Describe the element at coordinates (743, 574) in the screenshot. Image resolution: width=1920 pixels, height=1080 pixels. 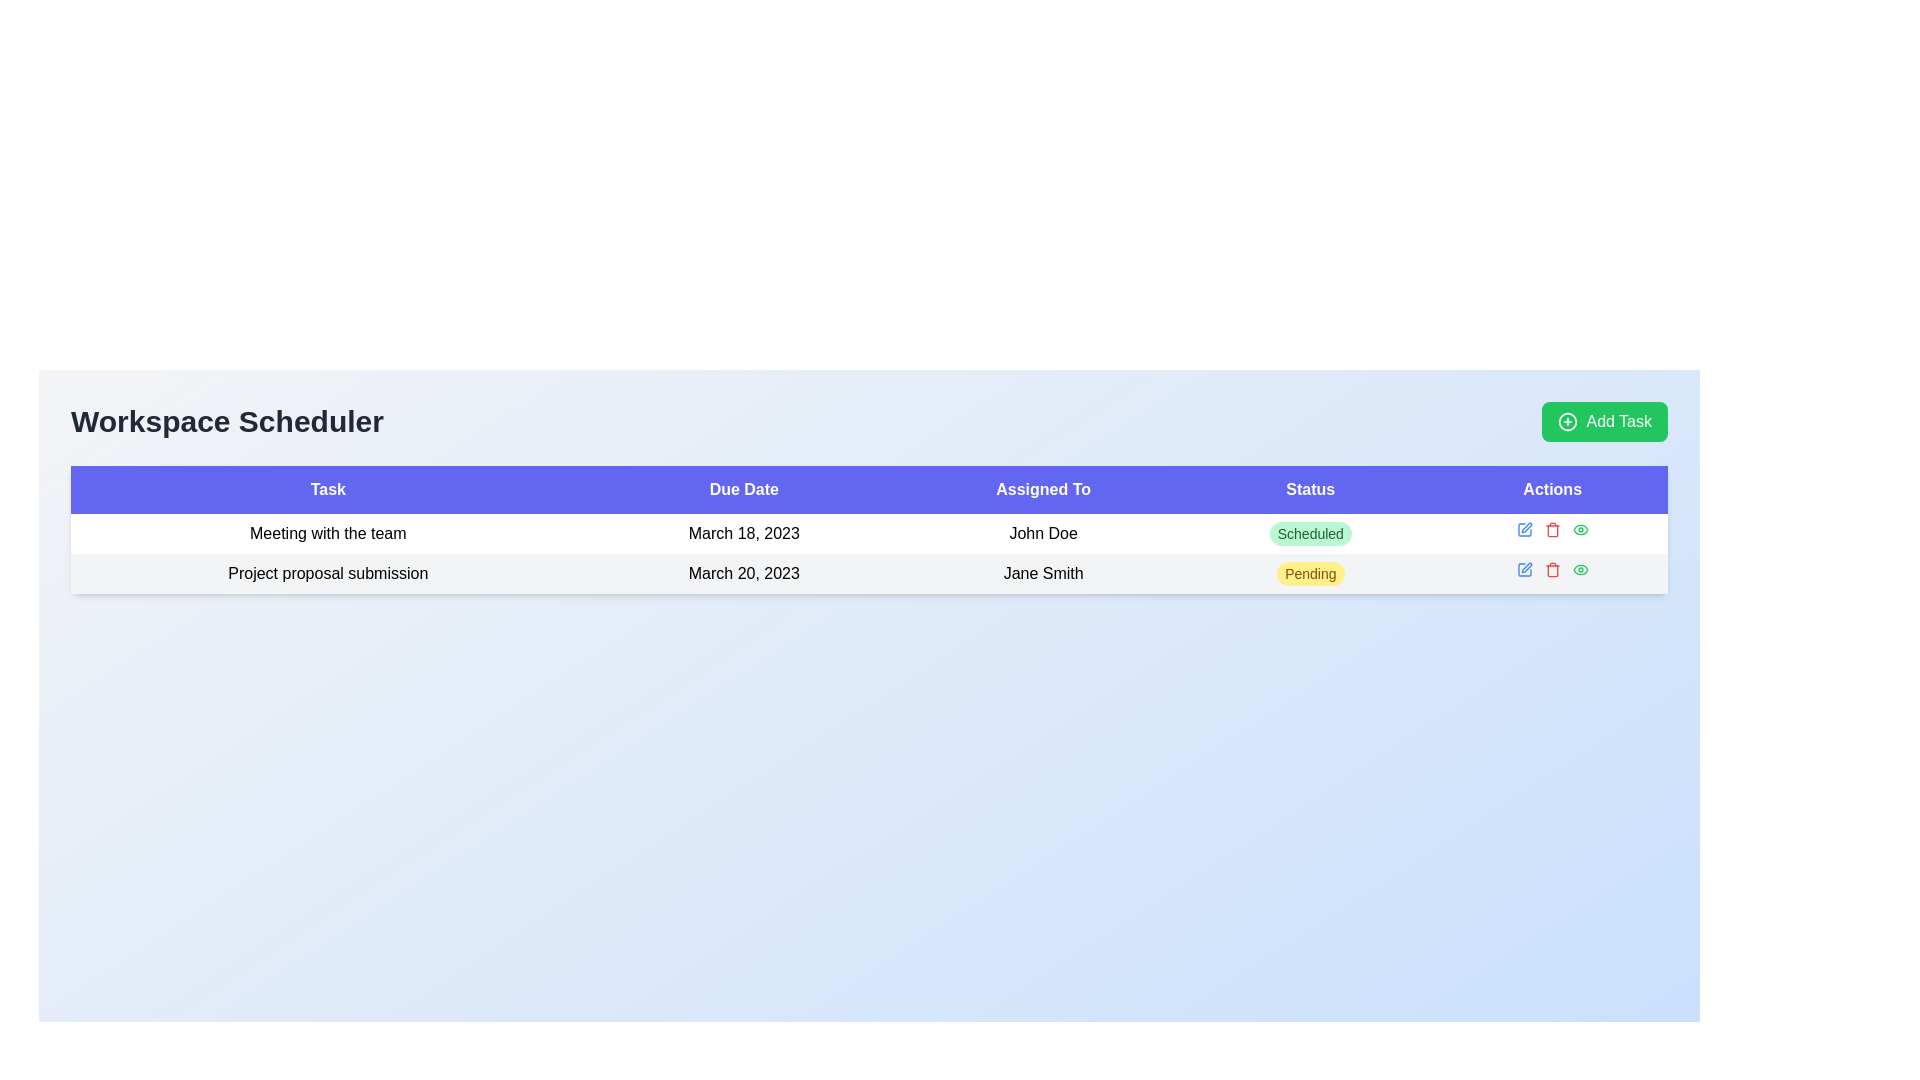
I see `information displayed in the text label showing 'March 20, 2023' in the 'Due Date' column of the second row in the table` at that location.